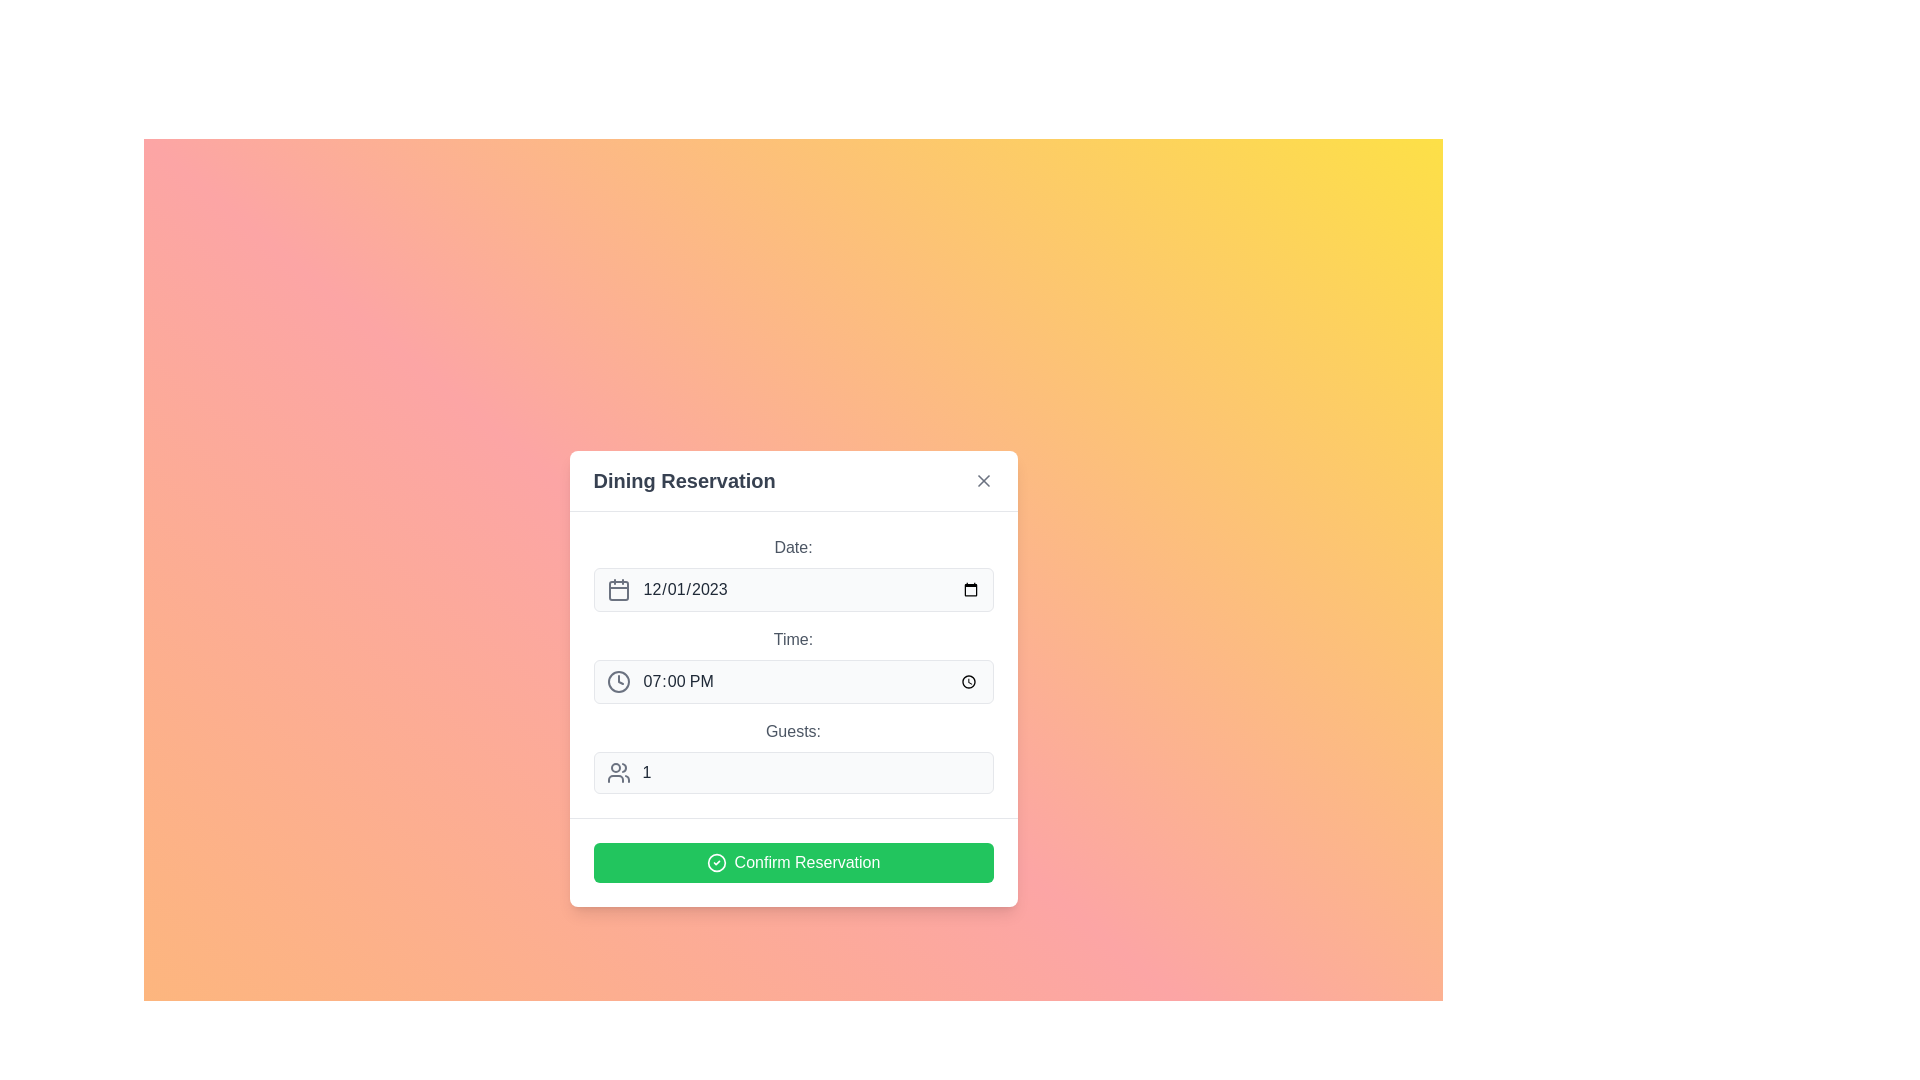 This screenshot has width=1920, height=1080. Describe the element at coordinates (792, 547) in the screenshot. I see `label that indicates the purpose of the adjacent date input field, located at the top of the form above the date input box` at that location.